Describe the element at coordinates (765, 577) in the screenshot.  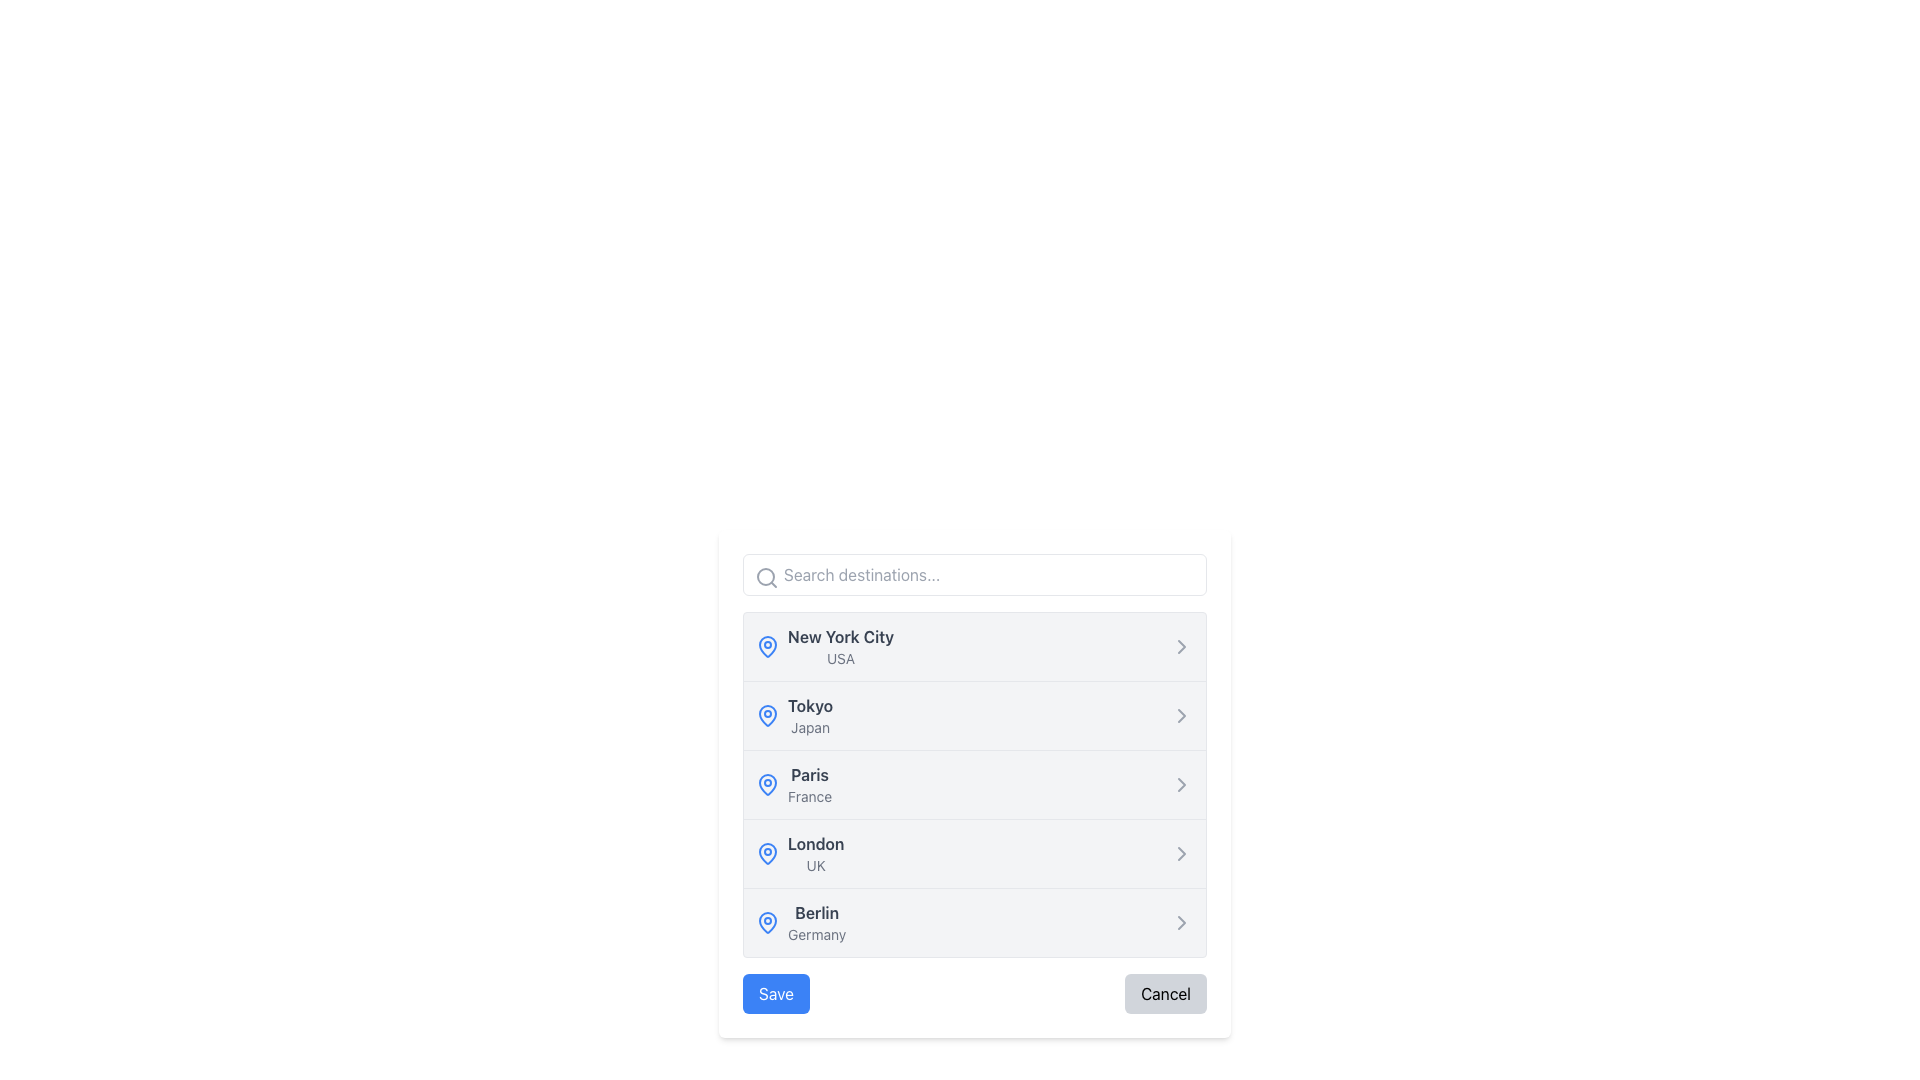
I see `the circular component of the search icon located to the left of the 'Search destinations...' box` at that location.